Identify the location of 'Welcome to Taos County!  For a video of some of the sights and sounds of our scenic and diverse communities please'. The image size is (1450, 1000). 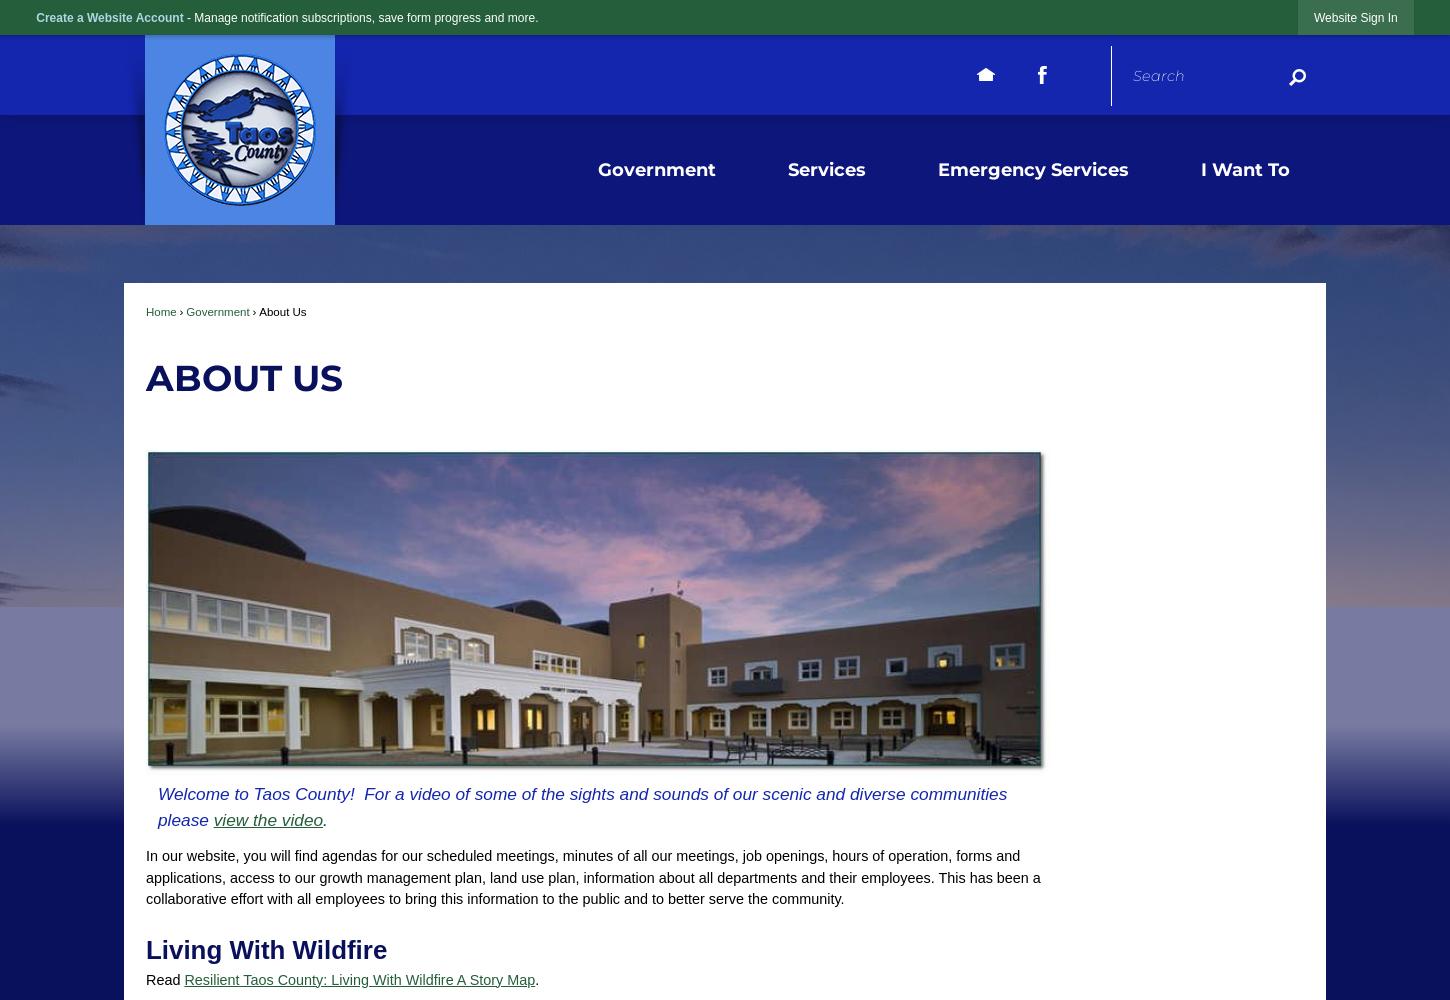
(156, 806).